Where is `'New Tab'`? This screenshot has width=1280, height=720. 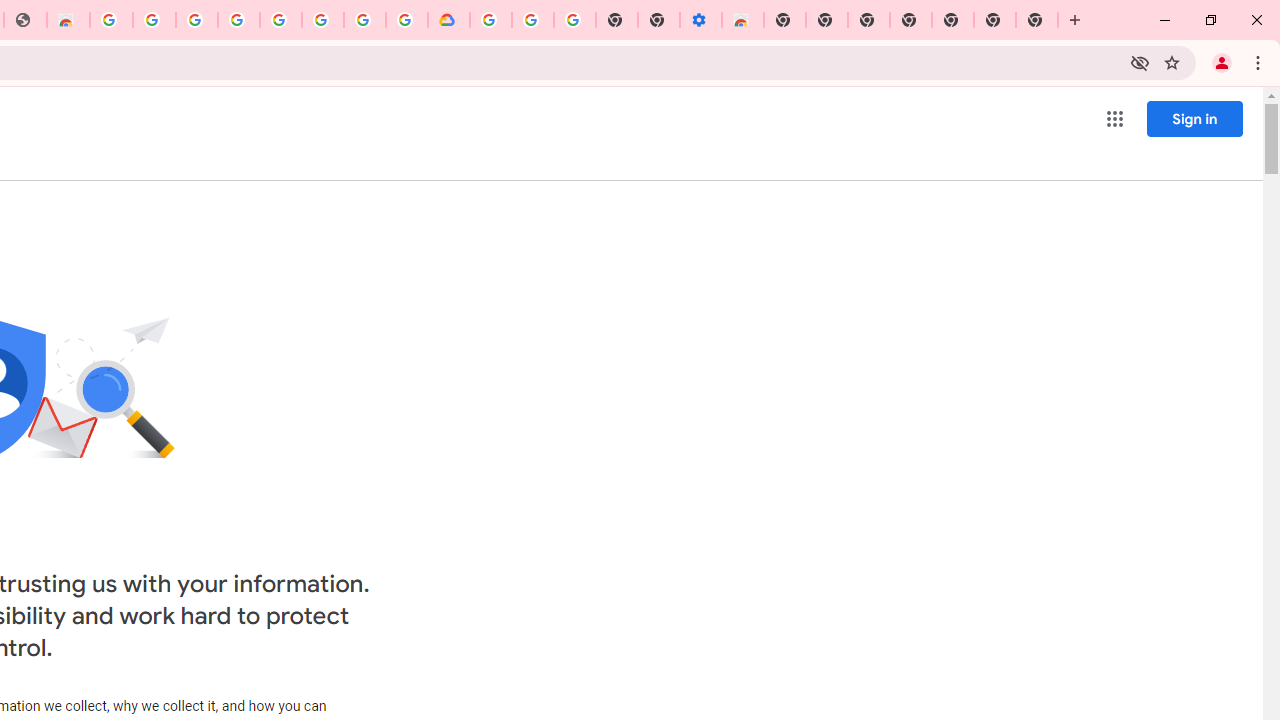 'New Tab' is located at coordinates (1037, 20).